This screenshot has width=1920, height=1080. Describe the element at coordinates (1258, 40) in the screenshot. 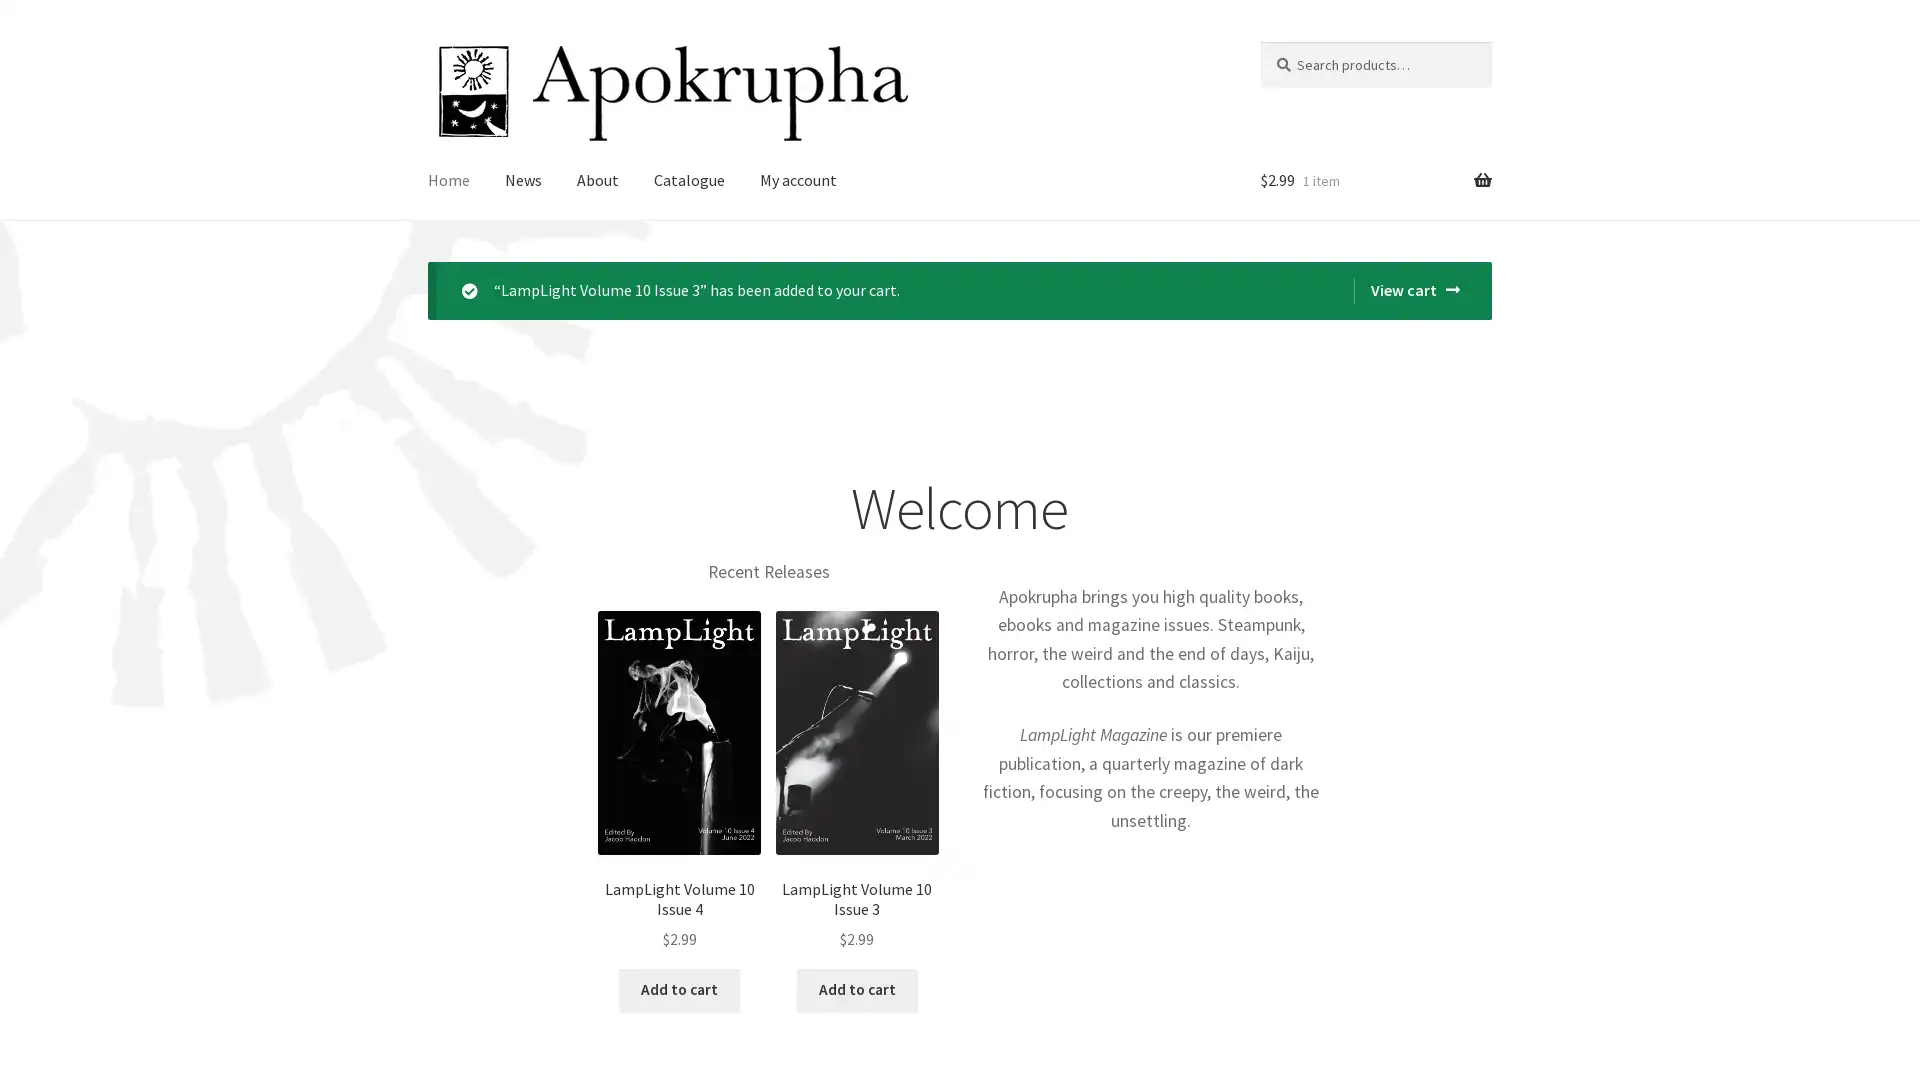

I see `Search` at that location.